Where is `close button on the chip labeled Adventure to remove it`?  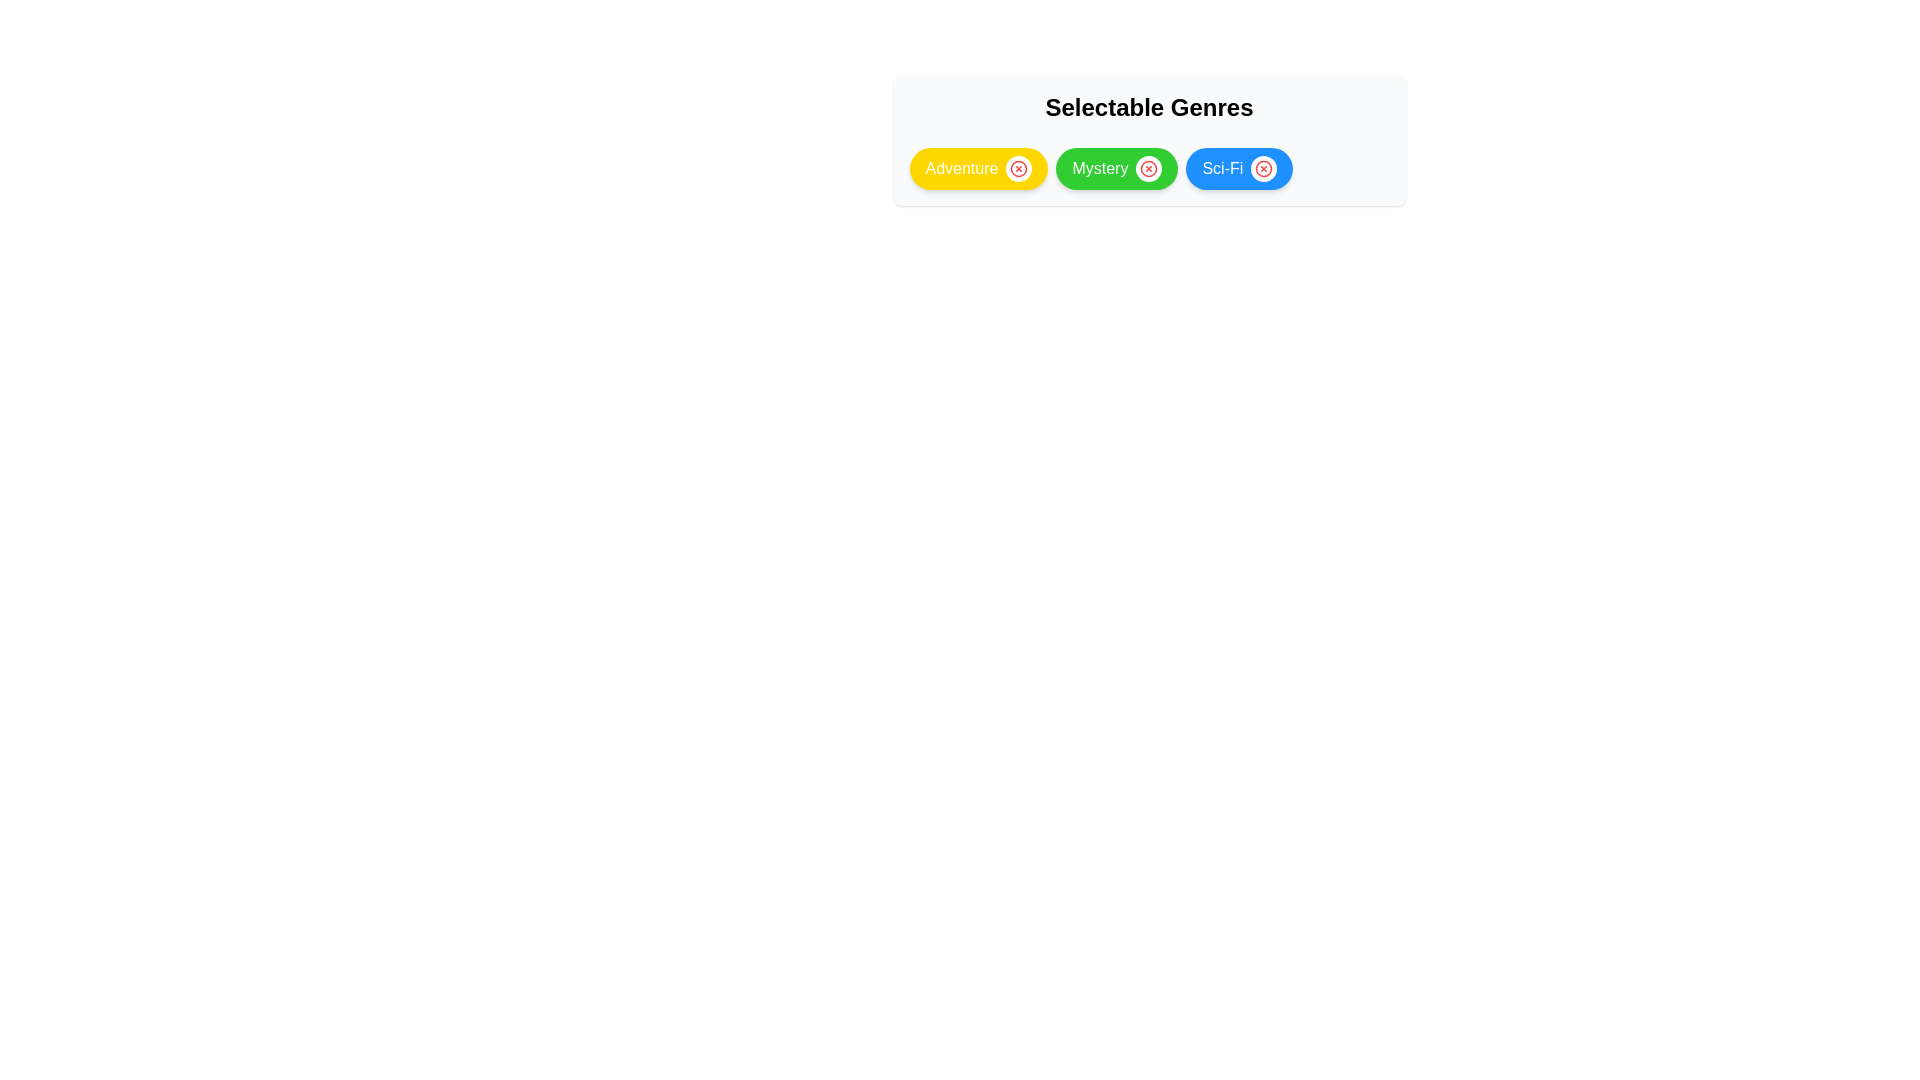
close button on the chip labeled Adventure to remove it is located at coordinates (1019, 168).